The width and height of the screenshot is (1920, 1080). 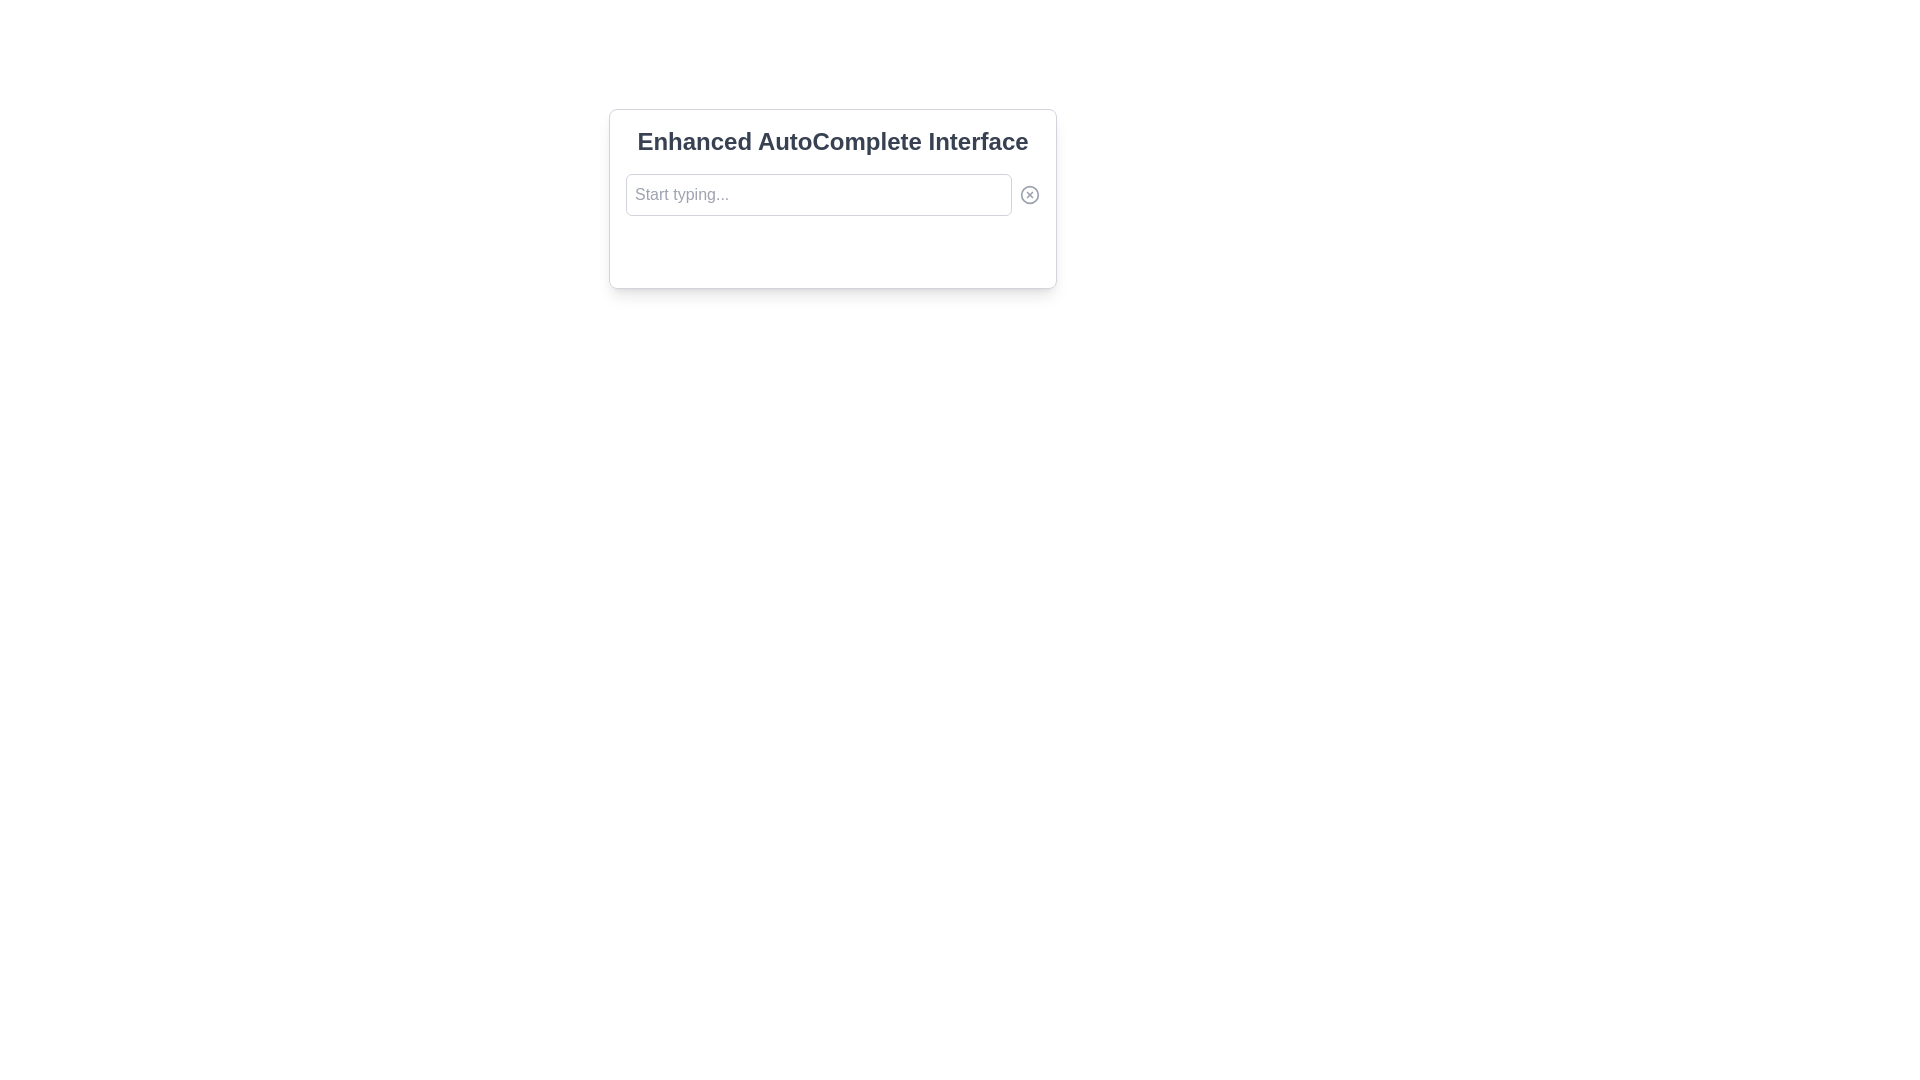 I want to click on the clear button located on the right side of the input field with the placeholder 'Start typing...', so click(x=1030, y=195).